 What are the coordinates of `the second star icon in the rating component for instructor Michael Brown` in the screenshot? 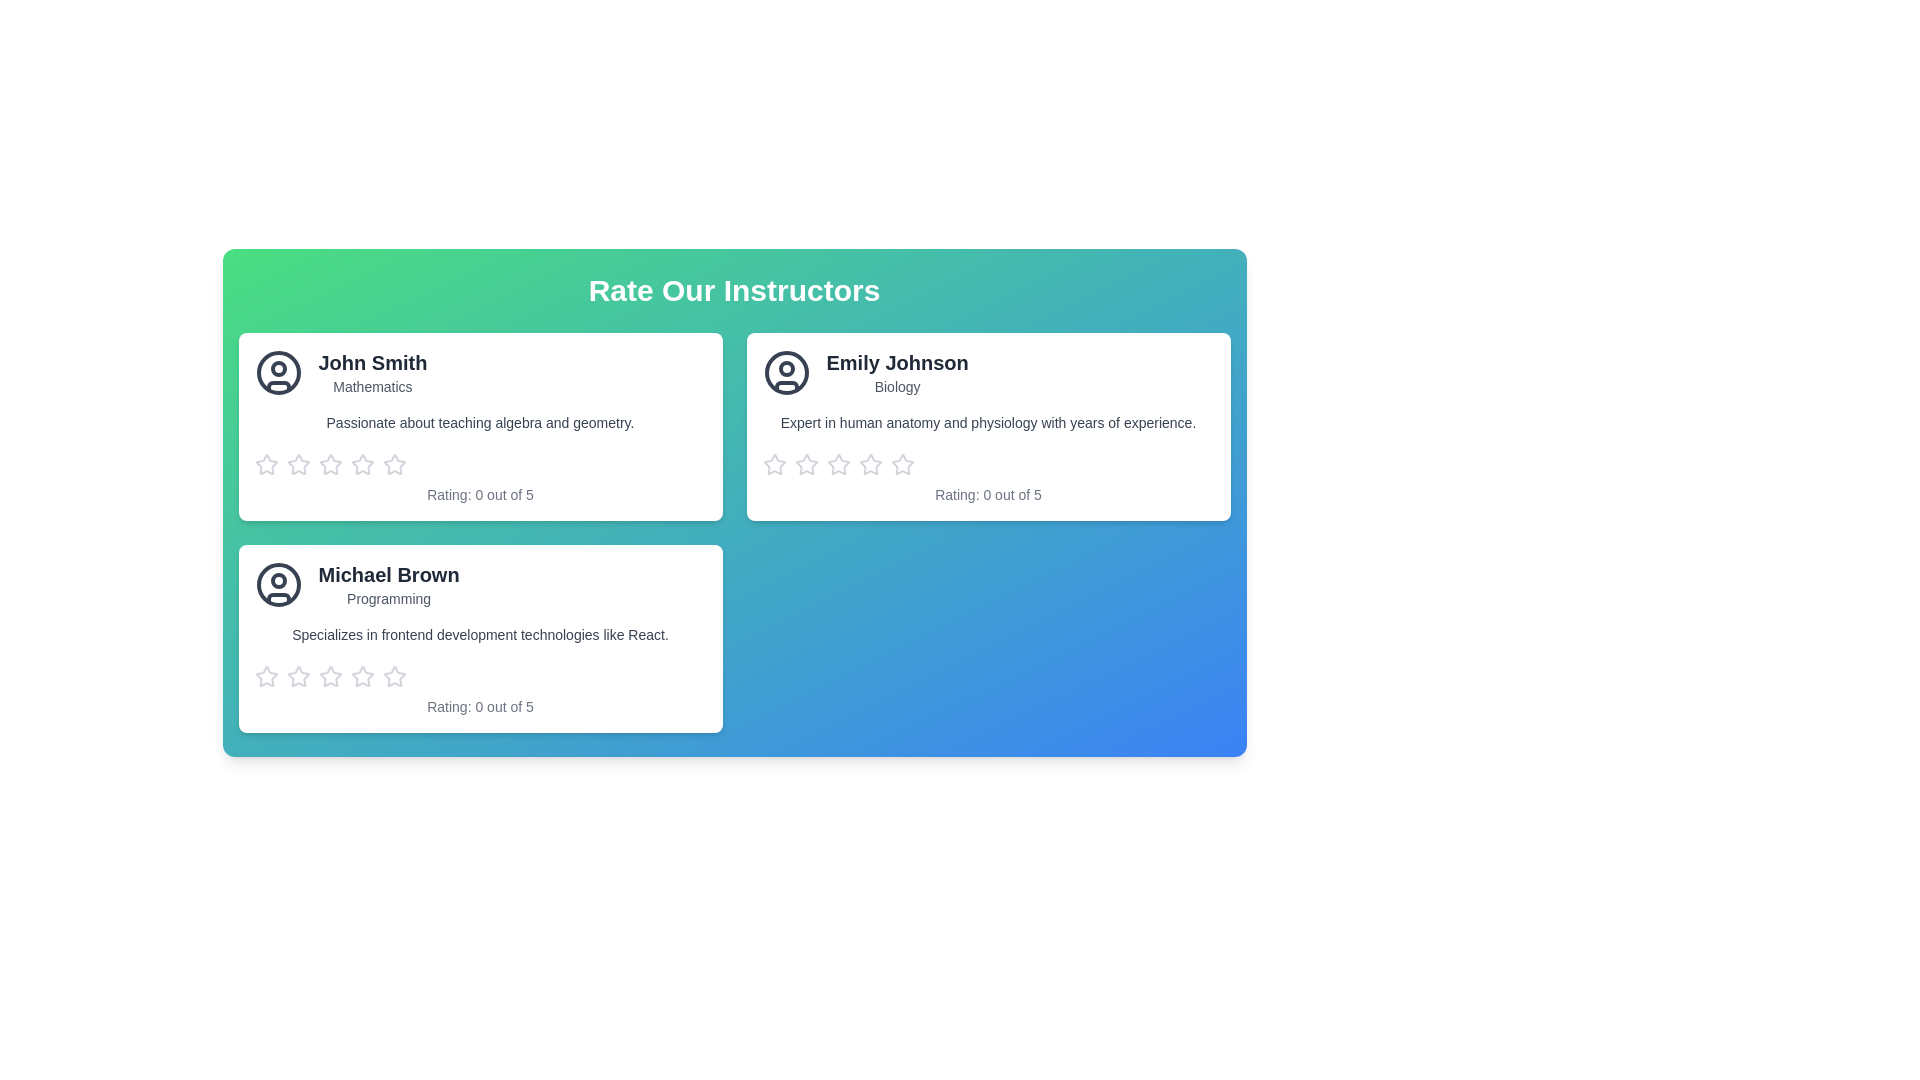 It's located at (362, 675).